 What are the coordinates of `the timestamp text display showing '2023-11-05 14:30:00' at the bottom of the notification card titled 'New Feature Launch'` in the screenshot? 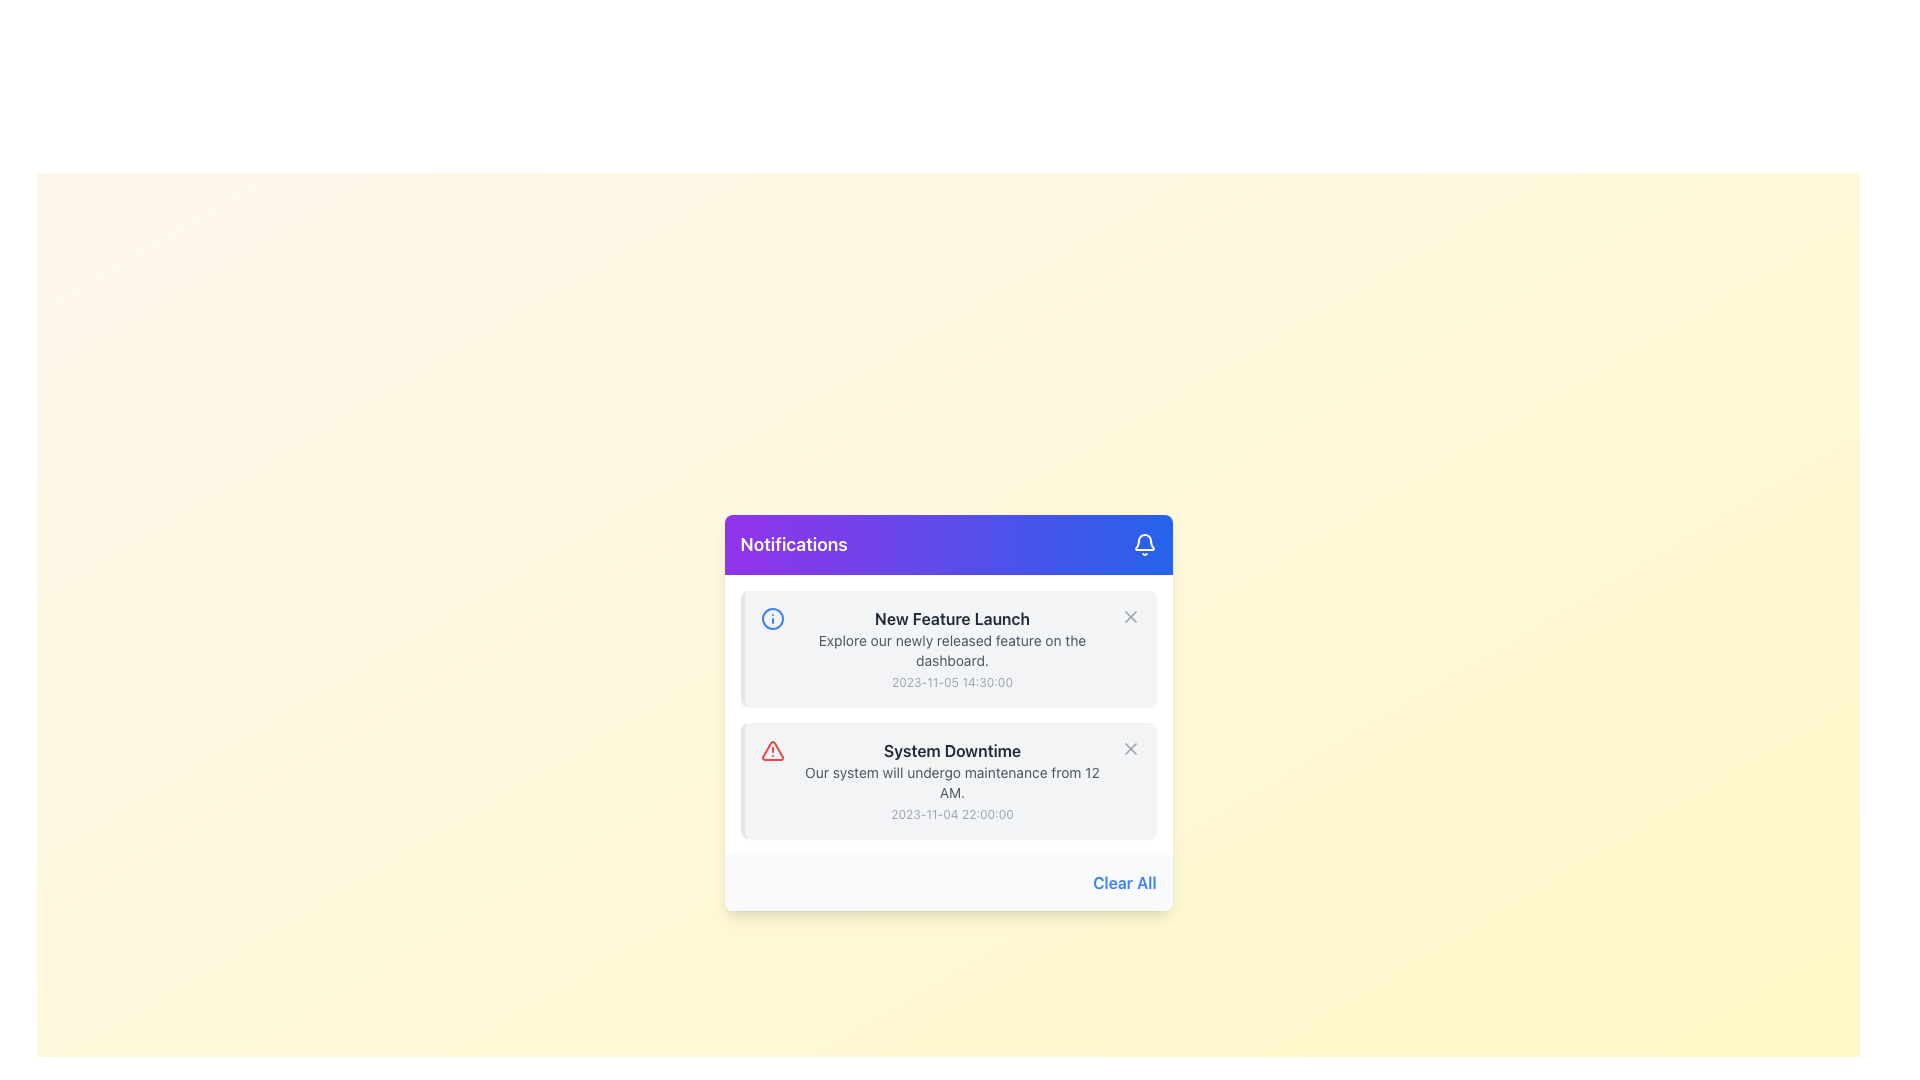 It's located at (951, 681).